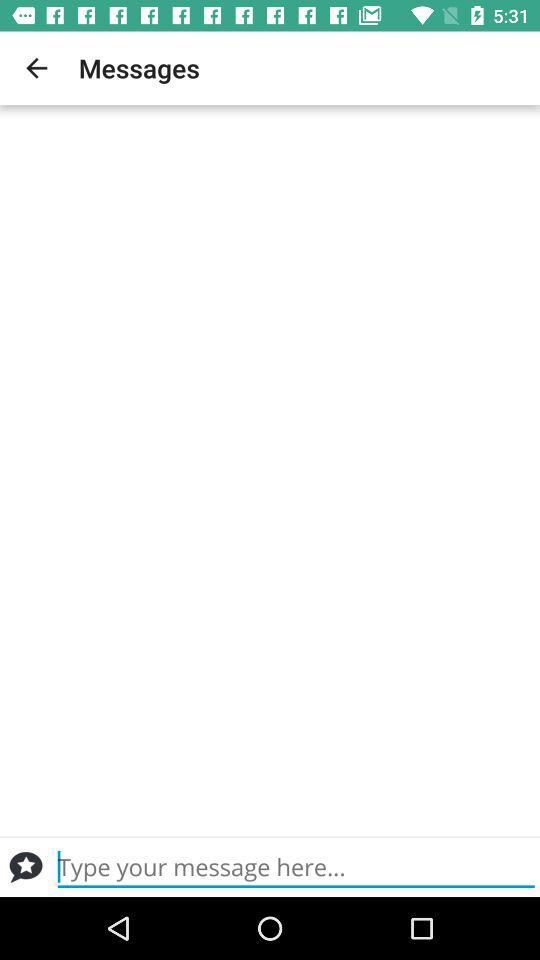 The width and height of the screenshot is (540, 960). I want to click on type message here, so click(295, 866).